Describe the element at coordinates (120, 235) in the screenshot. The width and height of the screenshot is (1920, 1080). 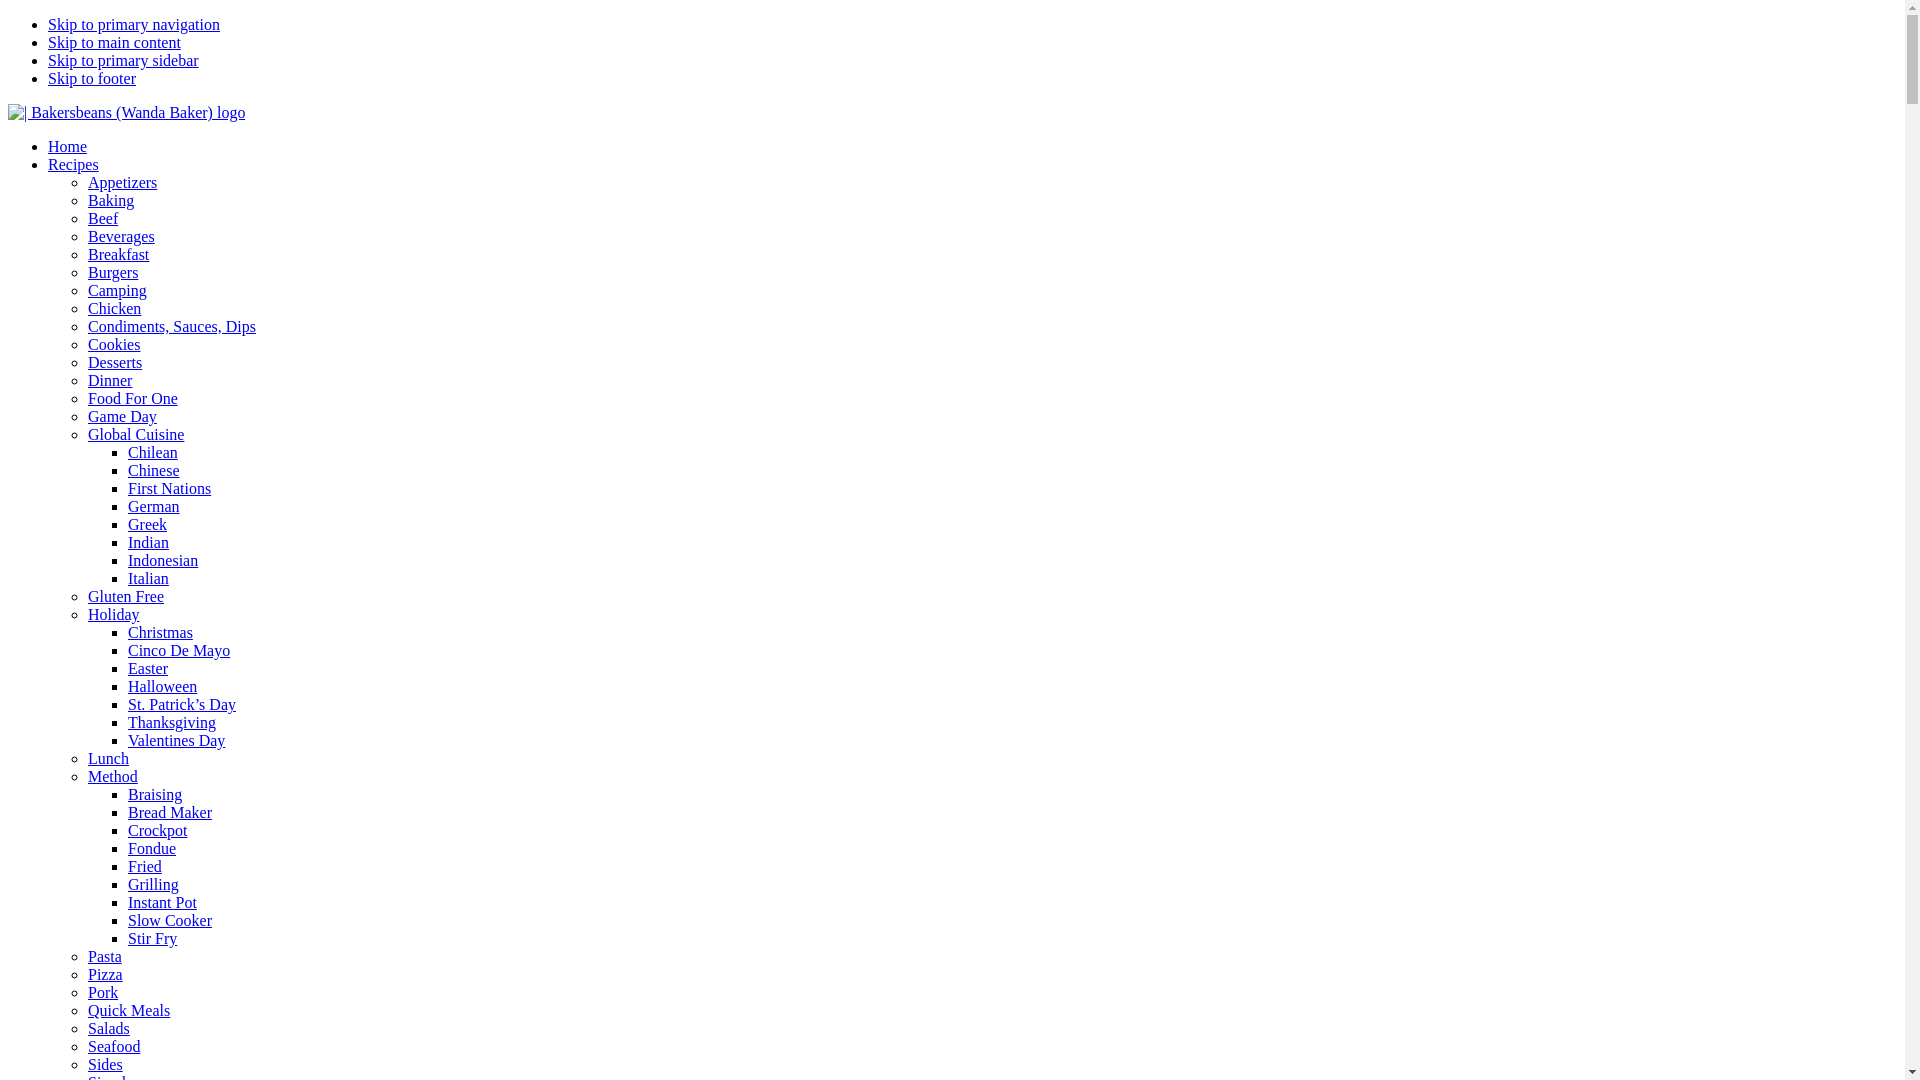
I see `'Beverages'` at that location.